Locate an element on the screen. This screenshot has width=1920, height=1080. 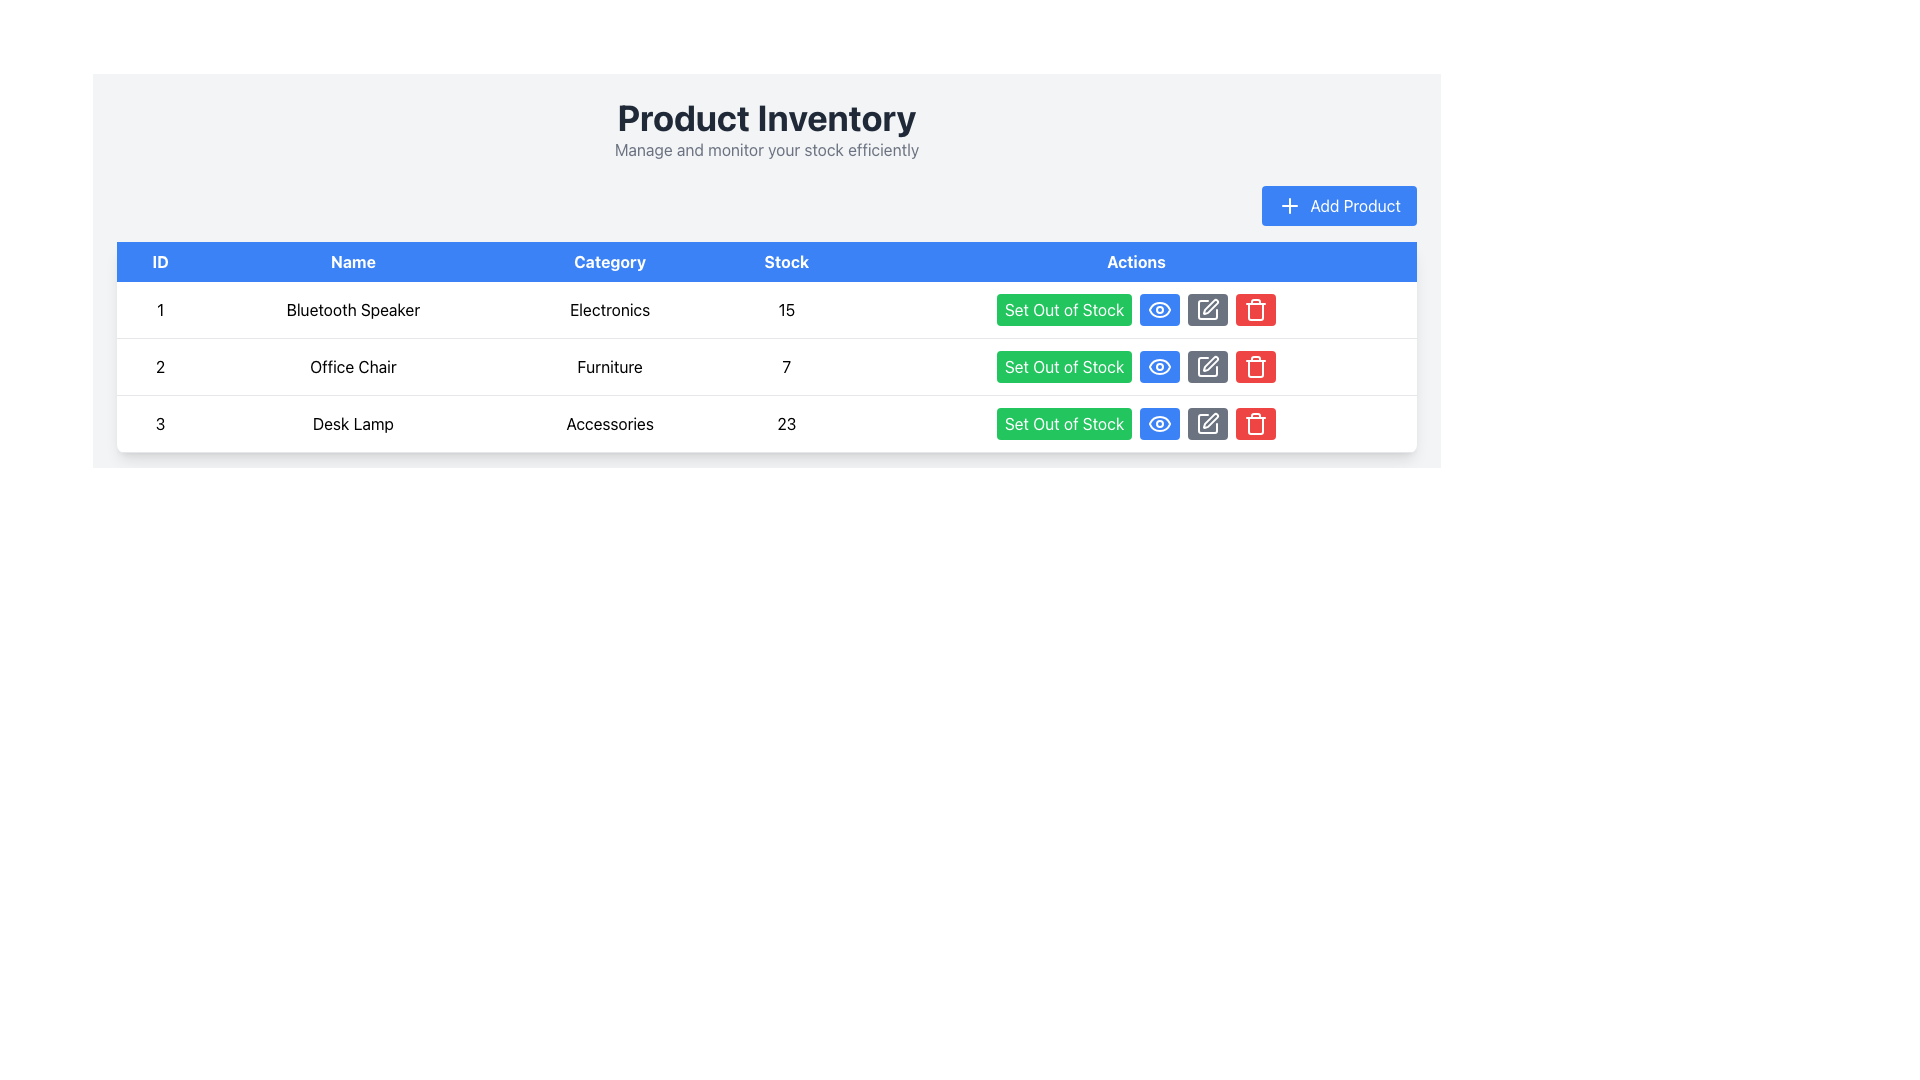
the 'Furniture' text element located in the second row of the table under the 'Category' column is located at coordinates (609, 366).